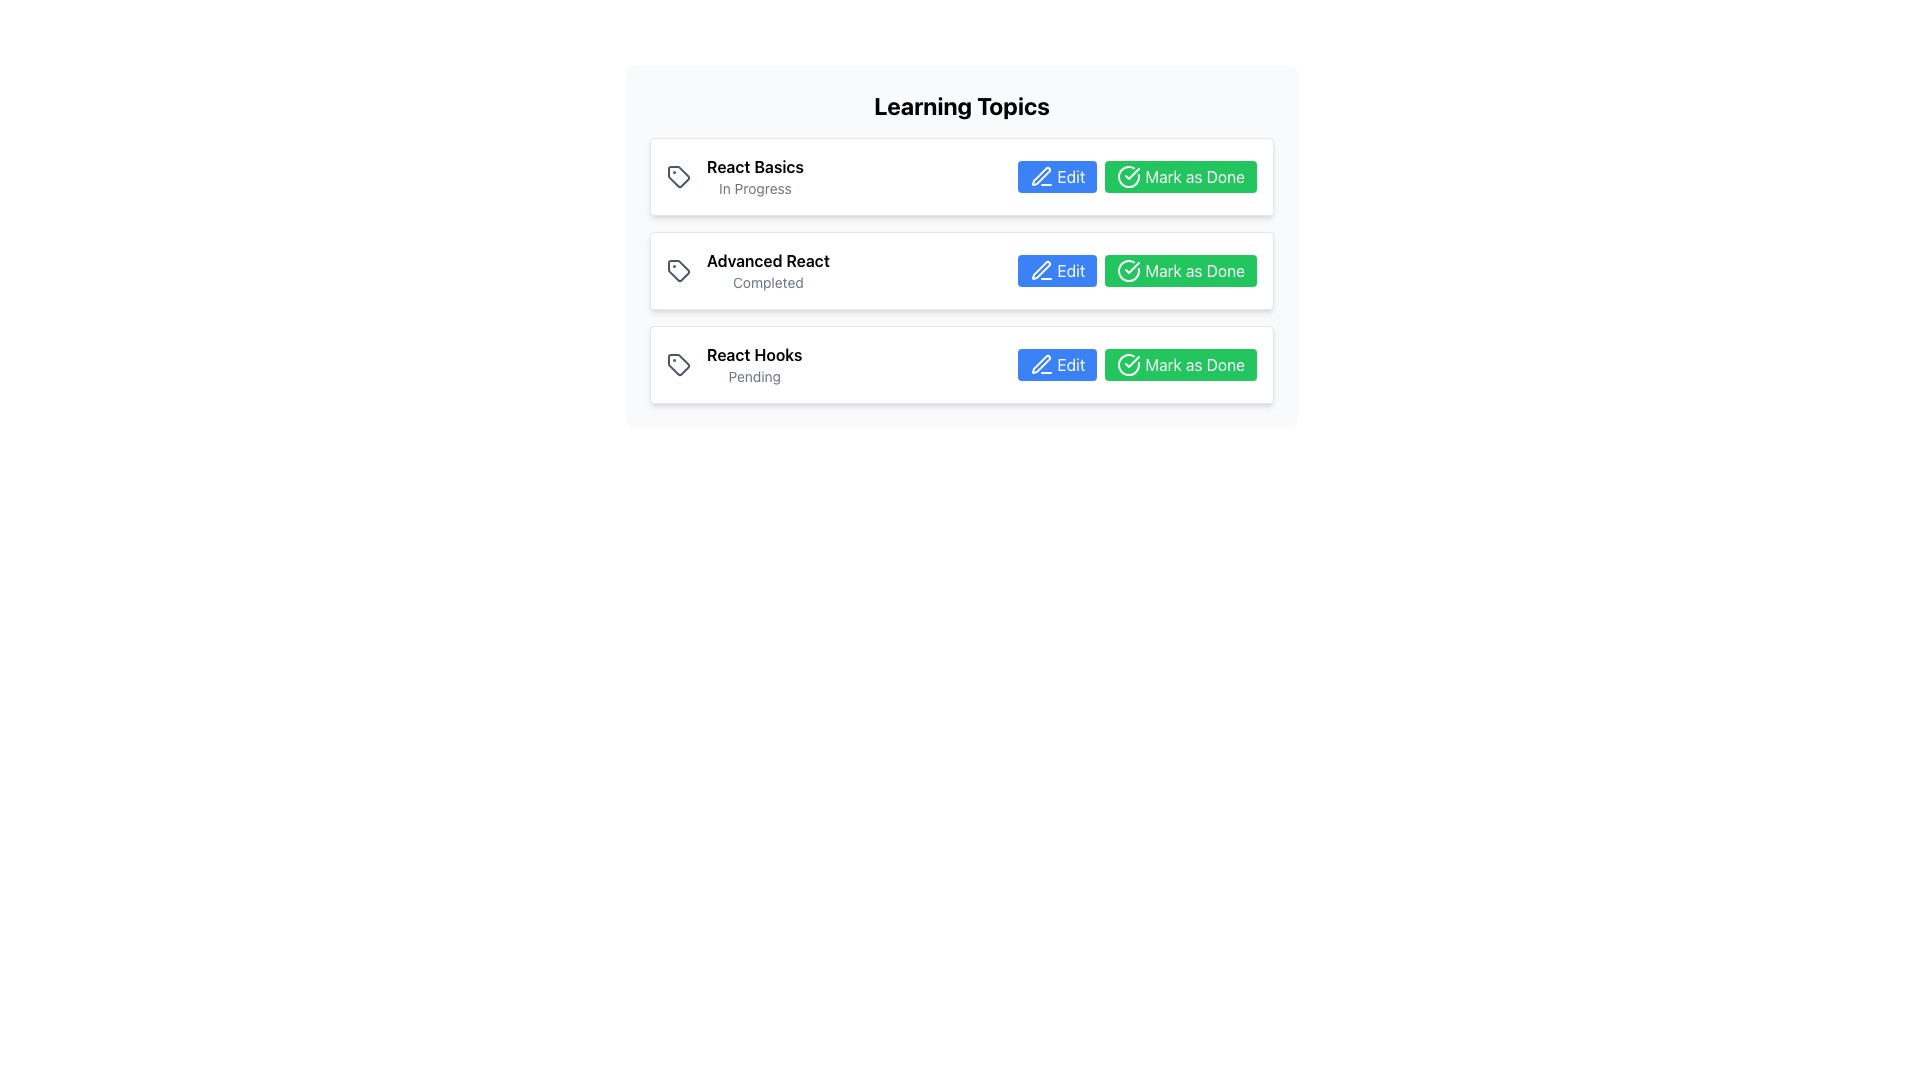  I want to click on the title text label reading 'Learning Topics', which is styled in bold, large-sized black text at the top of the module, so click(961, 105).